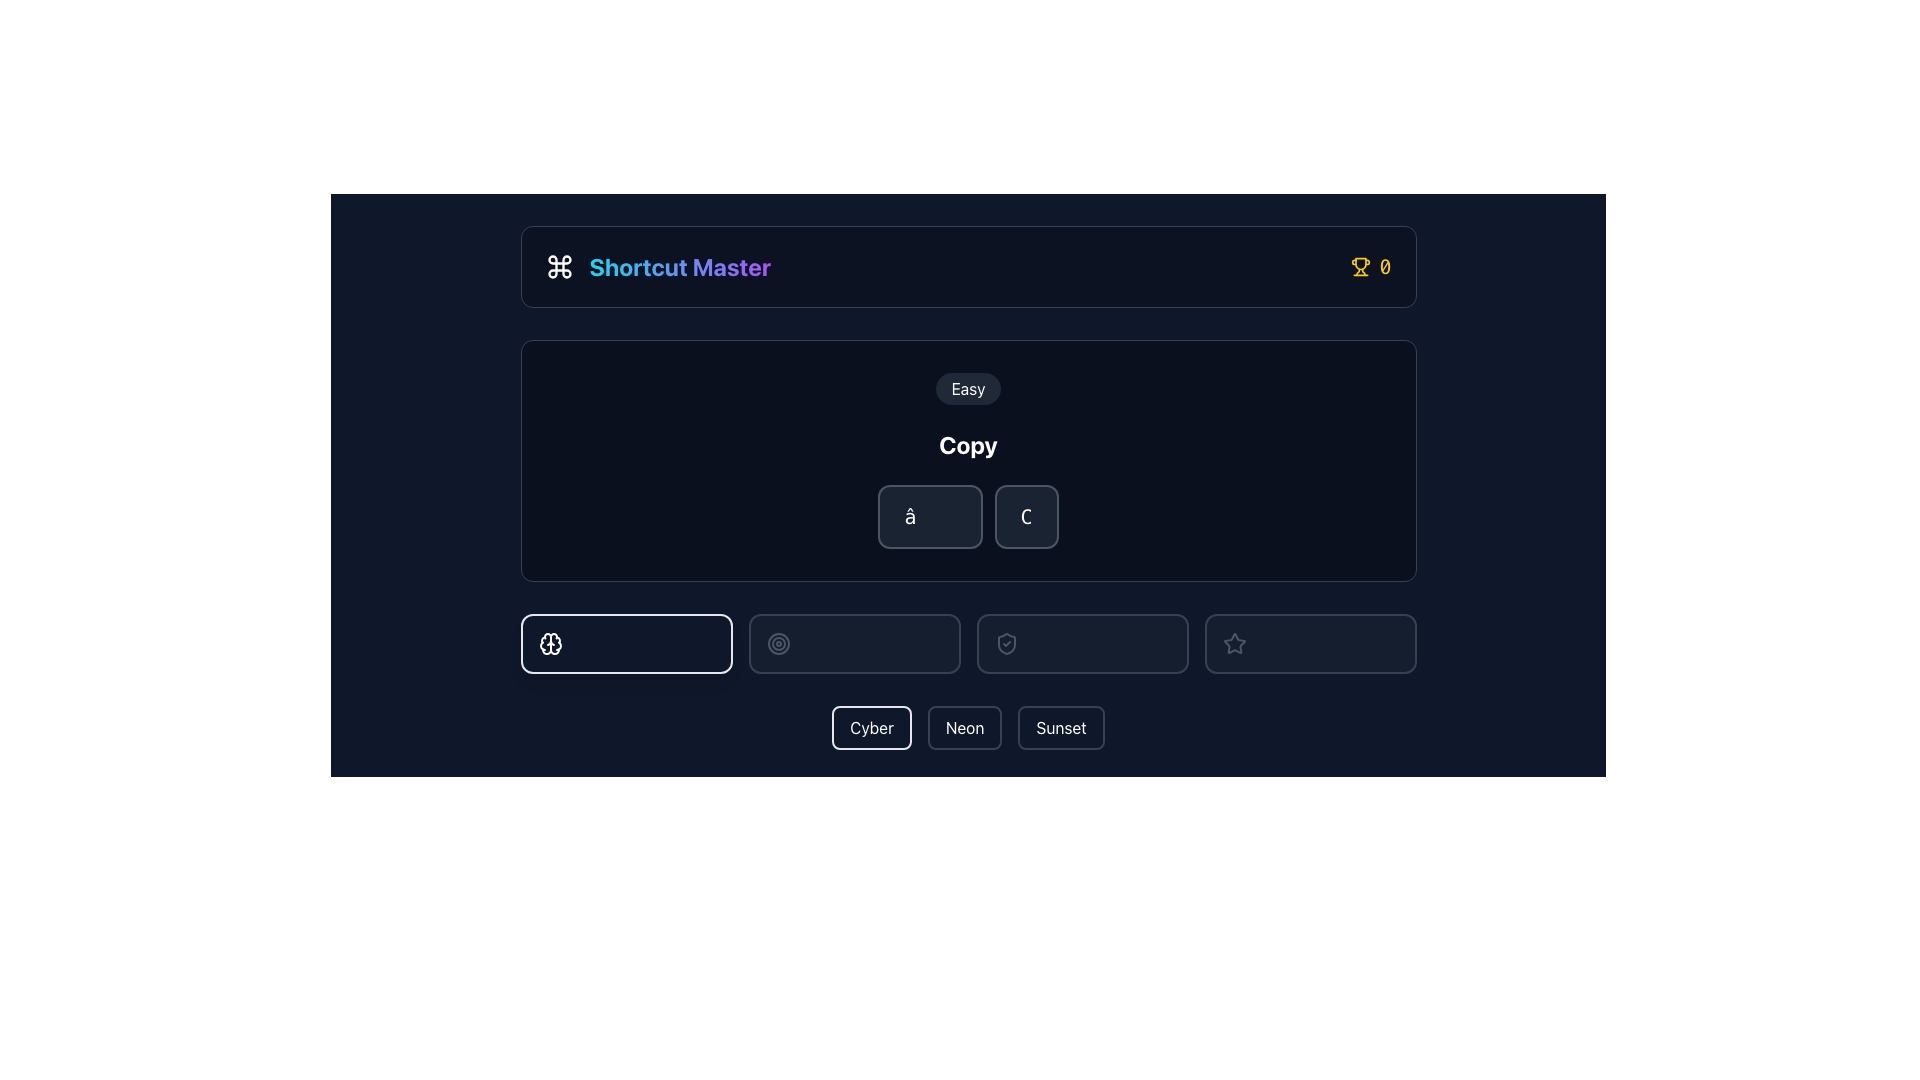  Describe the element at coordinates (968, 728) in the screenshot. I see `the 'Neon' button, which is a selectable segment with a rounded border and cyan highlights, located at the bottom of the layout between 'Cyber' and 'Sunset'` at that location.